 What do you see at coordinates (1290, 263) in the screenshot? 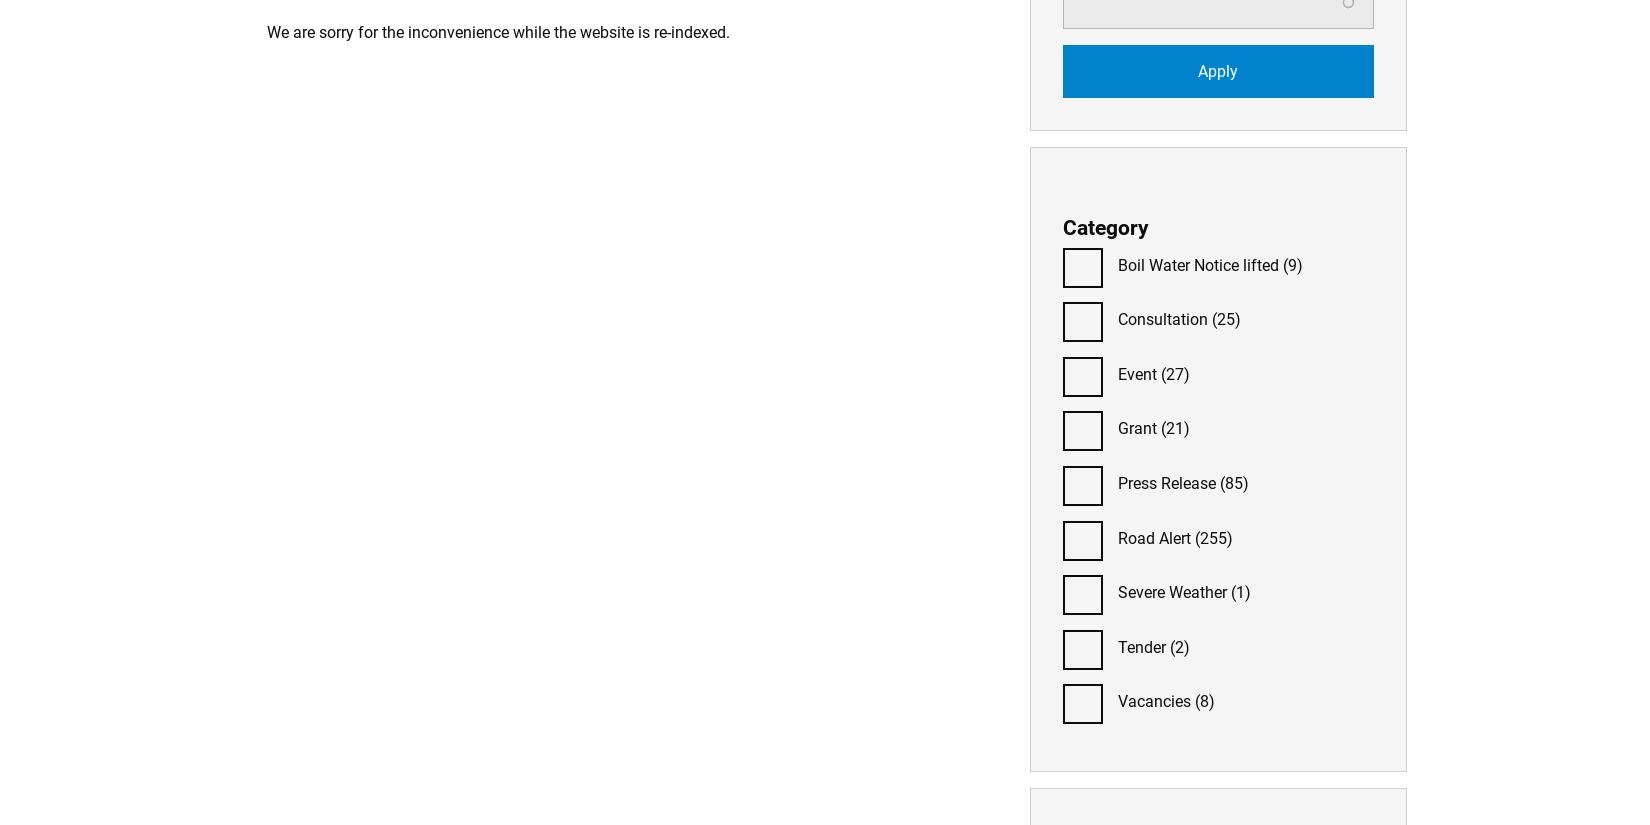
I see `'(9)'` at bounding box center [1290, 263].